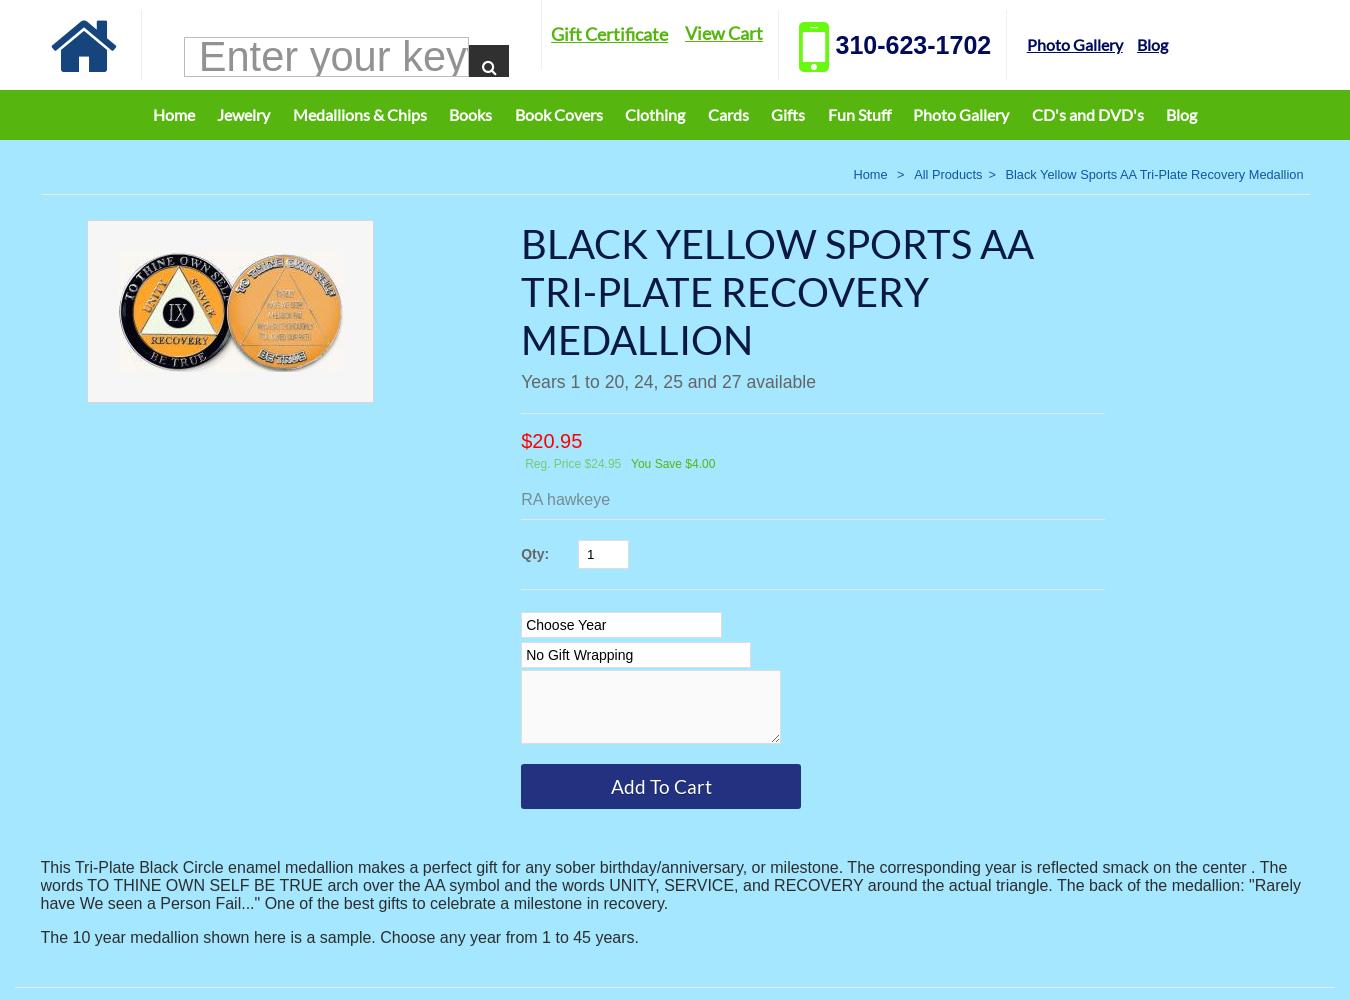  I want to click on 'RA hawkeye', so click(565, 498).